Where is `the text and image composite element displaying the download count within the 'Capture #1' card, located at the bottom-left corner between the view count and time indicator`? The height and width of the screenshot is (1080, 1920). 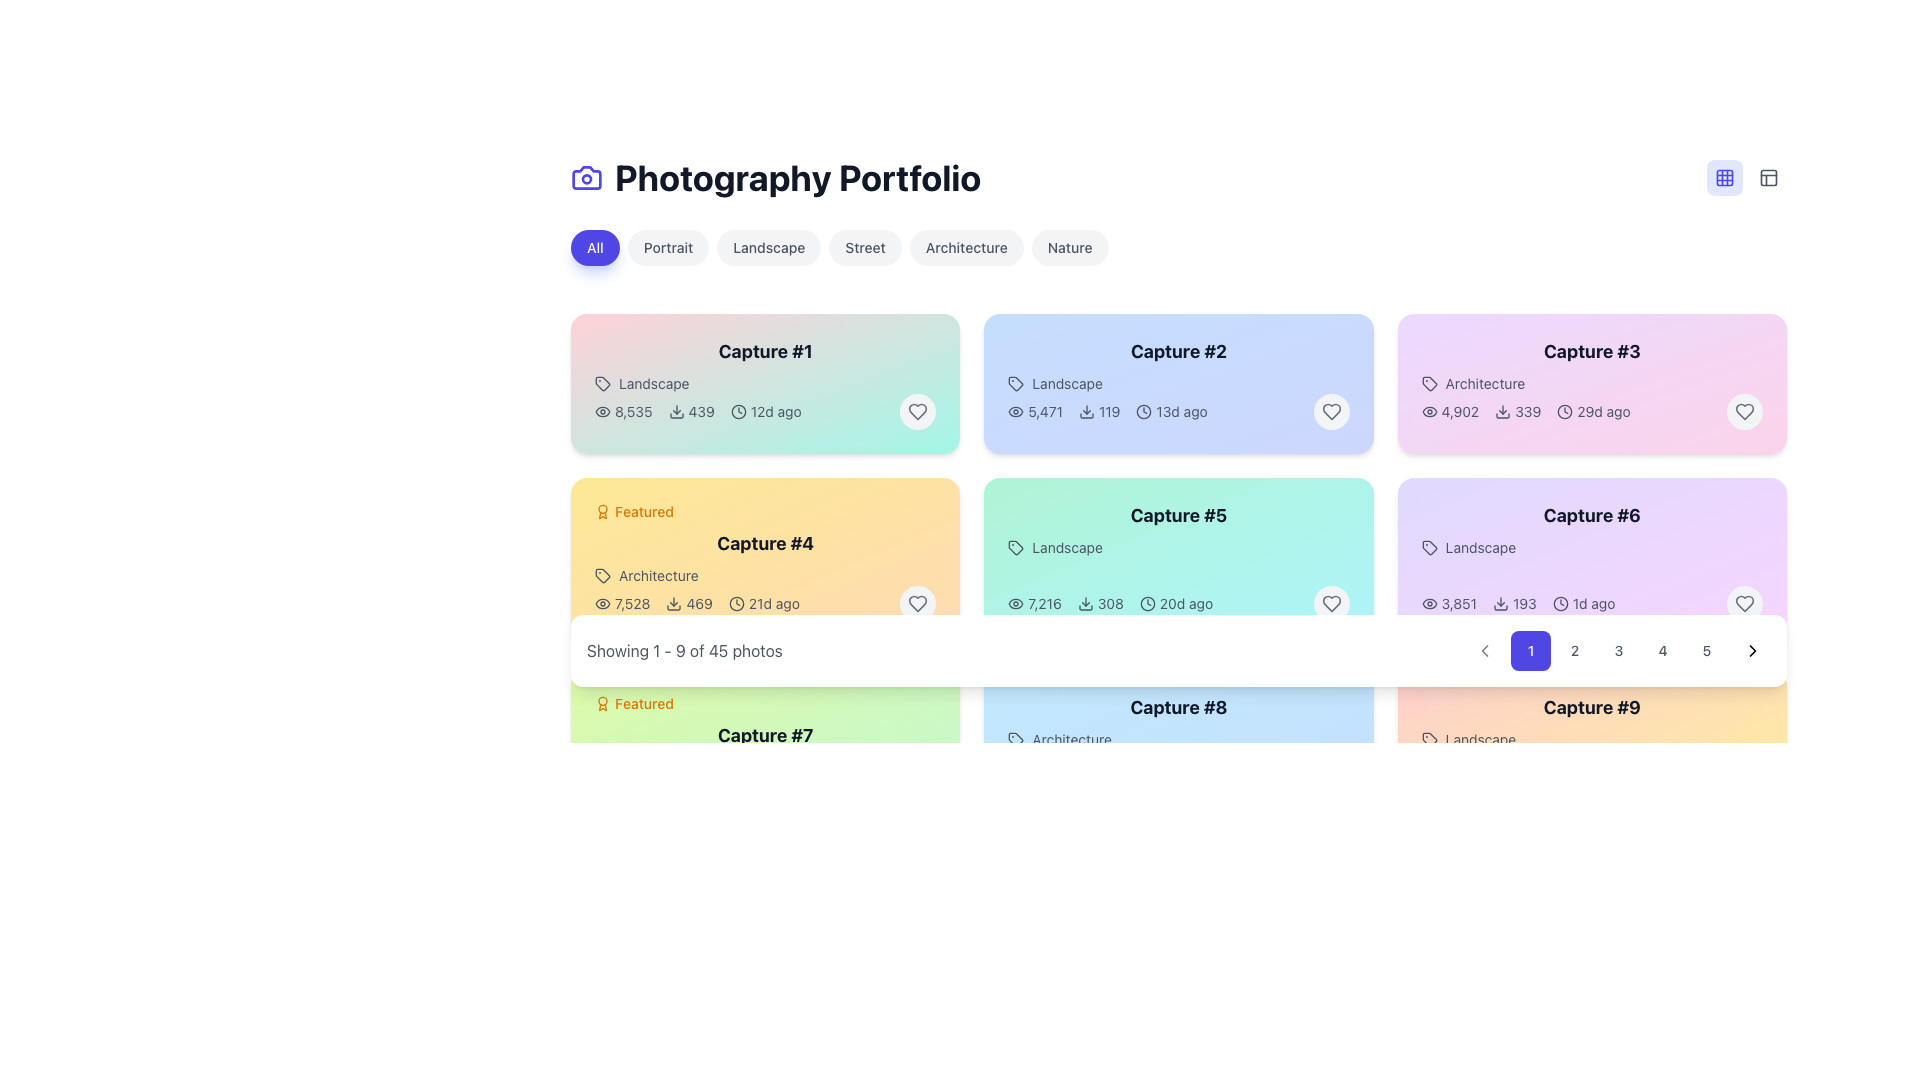
the text and image composite element displaying the download count within the 'Capture #1' card, located at the bottom-left corner between the view count and time indicator is located at coordinates (698, 411).